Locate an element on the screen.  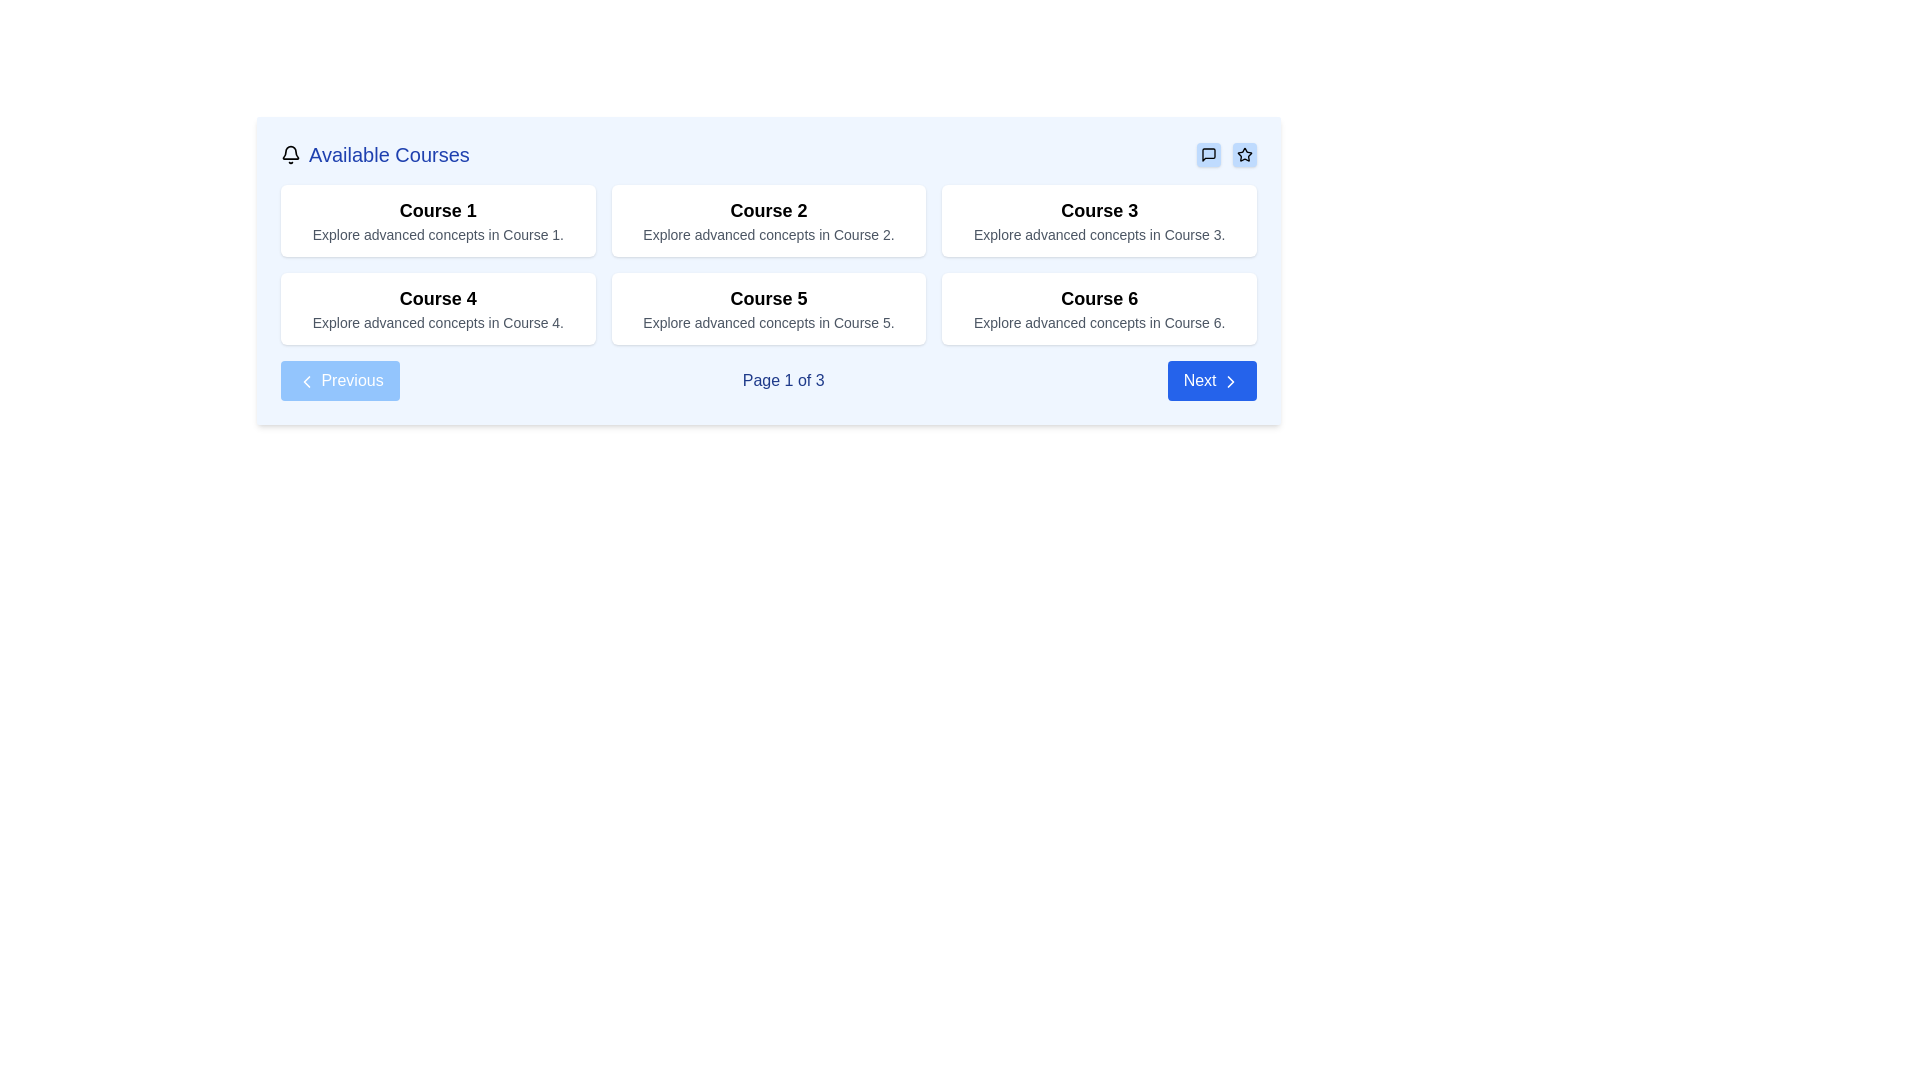
the second course card titled 'Course 2' which contains a description 'Explore advanced concepts in Course 2.' is located at coordinates (767, 220).